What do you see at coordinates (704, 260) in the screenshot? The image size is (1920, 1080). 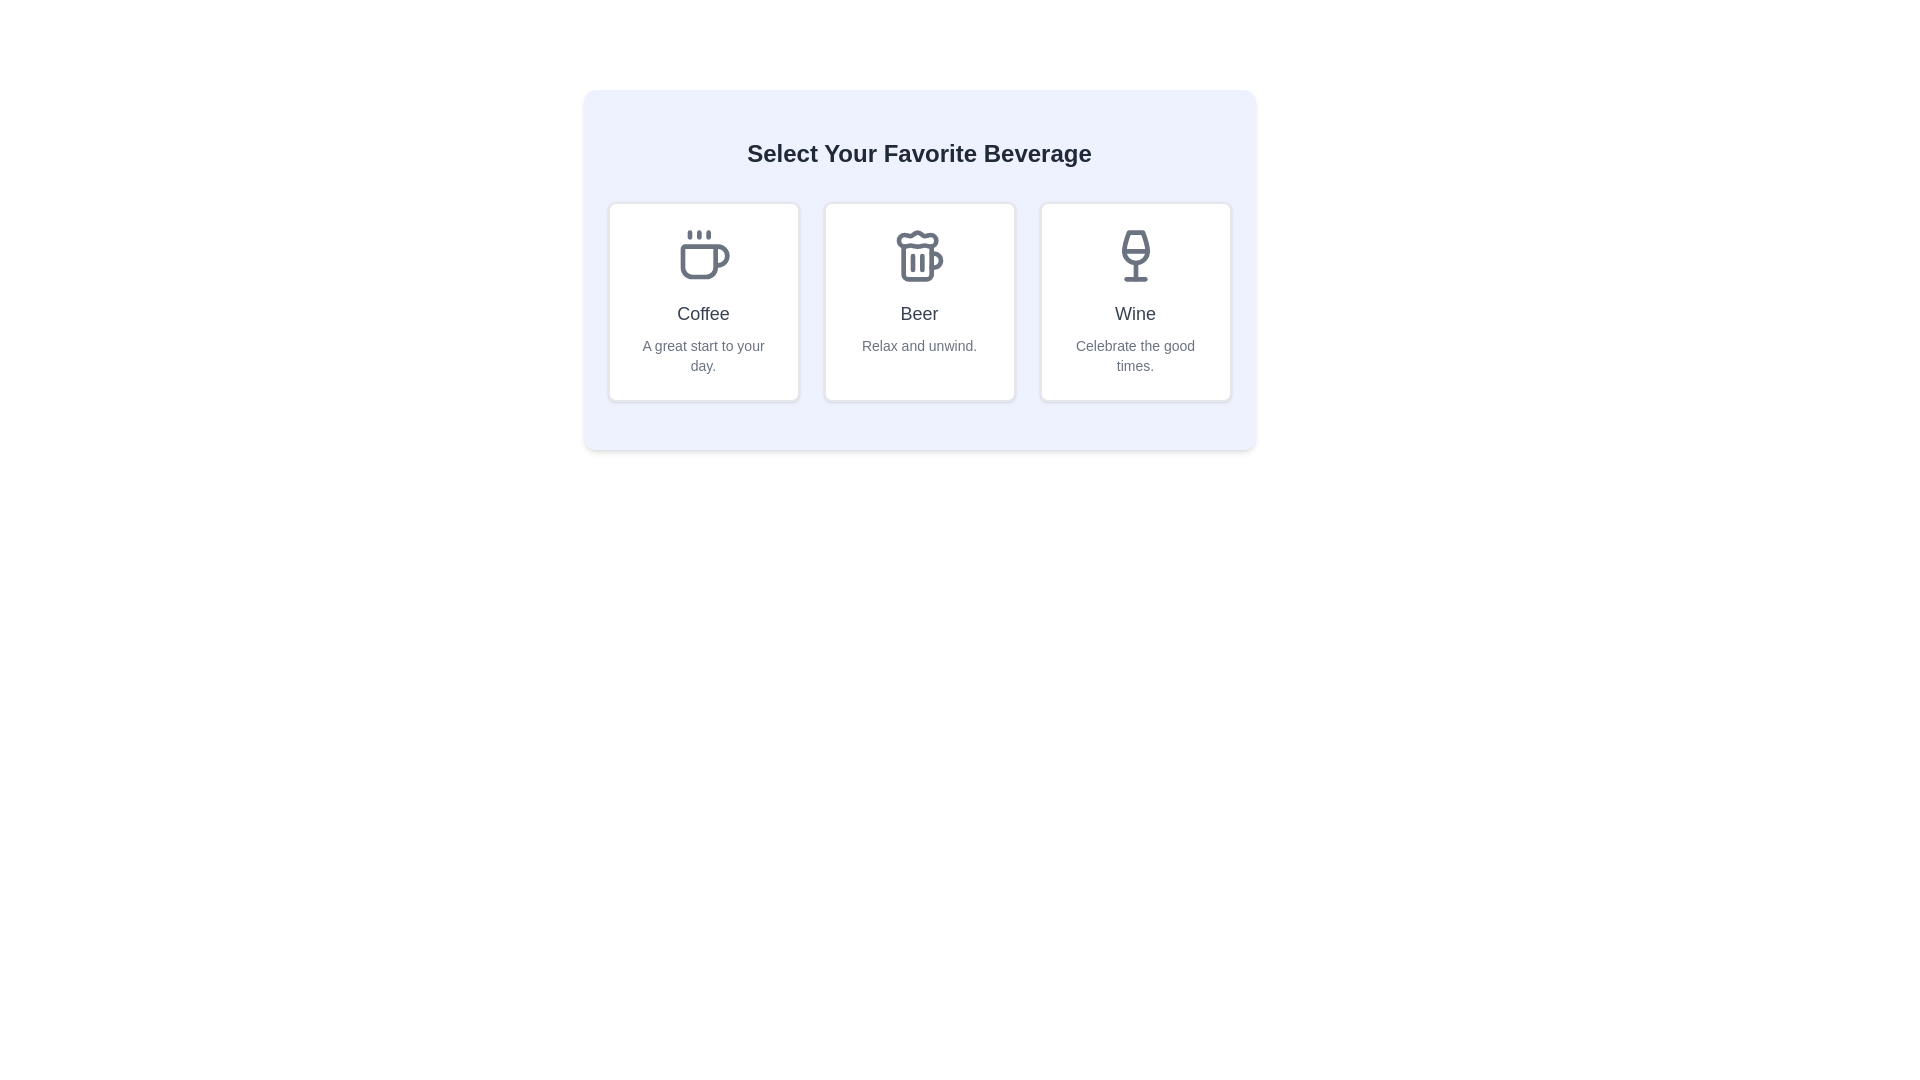 I see `the main body of the coffee cup icon located within the 'Coffee' option card` at bounding box center [704, 260].